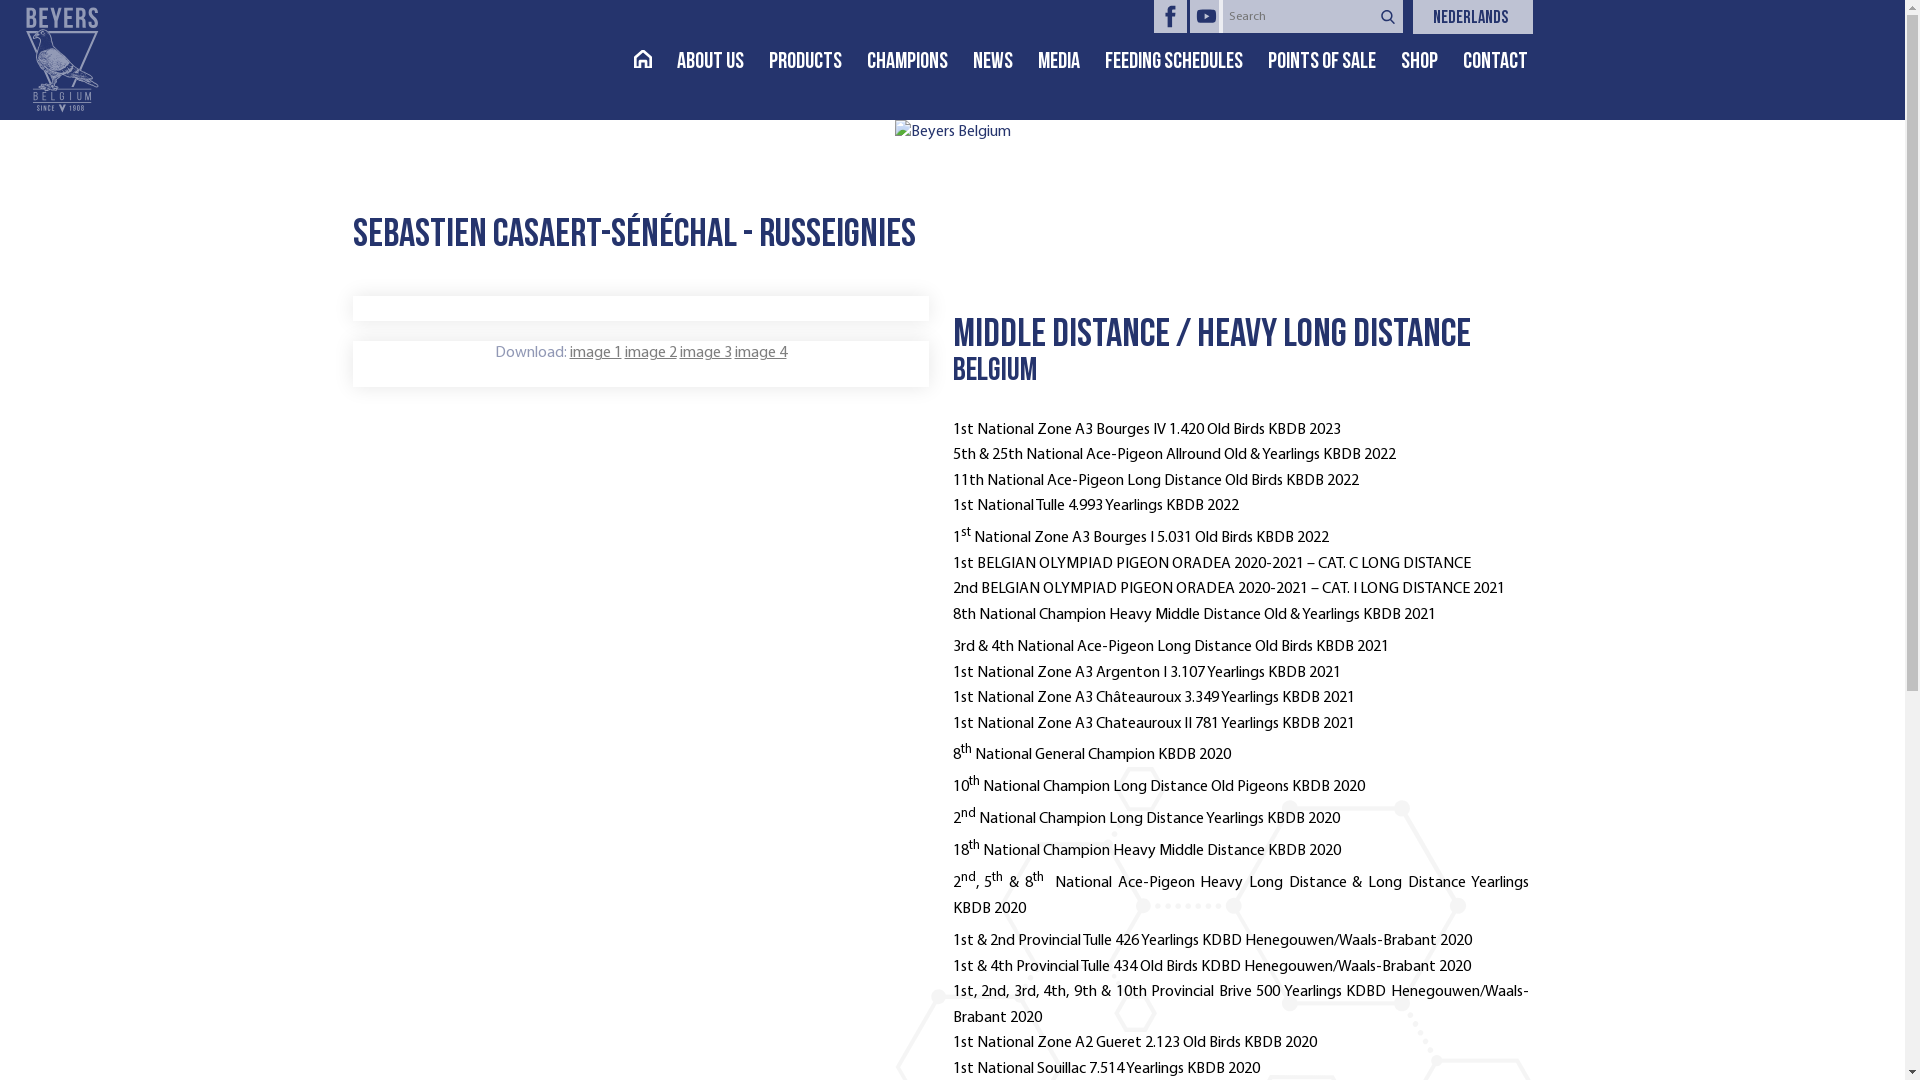 The width and height of the screenshot is (1920, 1080). I want to click on 'MEDIA', so click(1070, 61).